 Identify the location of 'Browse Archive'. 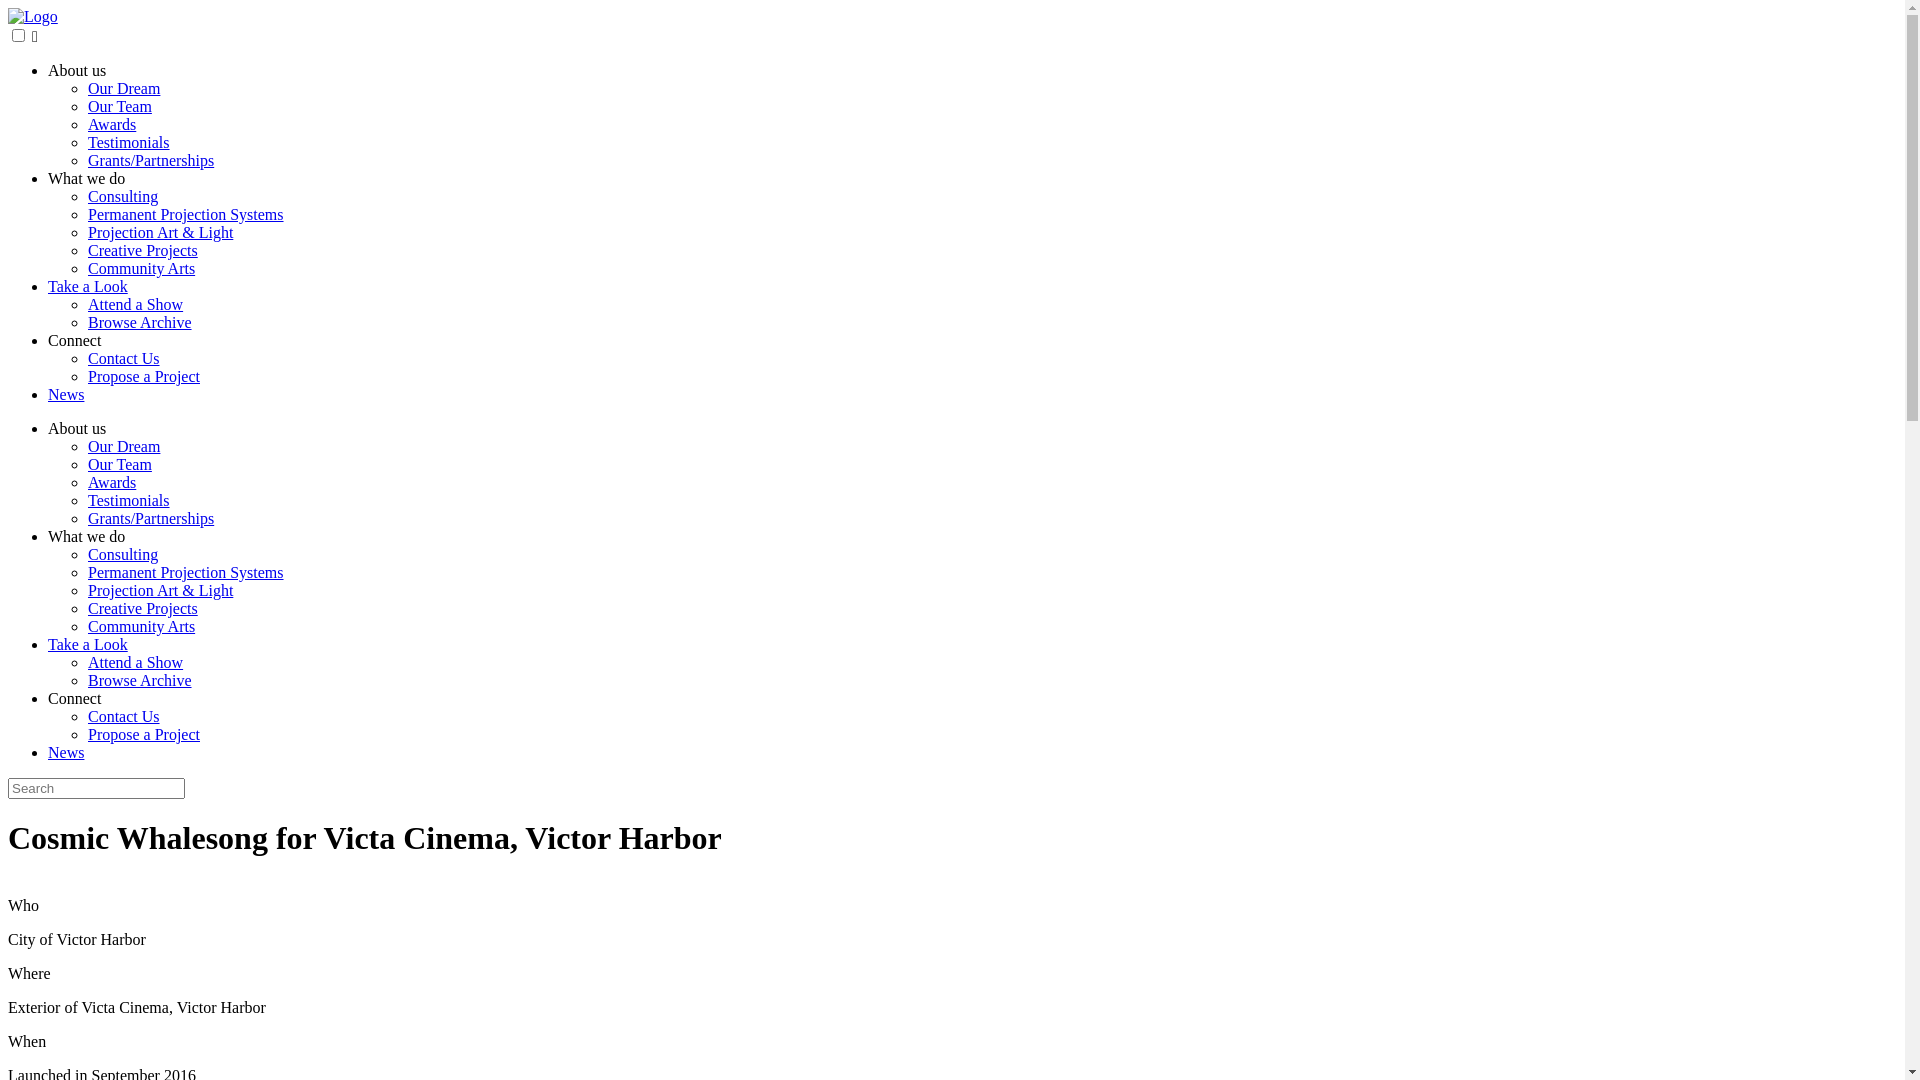
(138, 321).